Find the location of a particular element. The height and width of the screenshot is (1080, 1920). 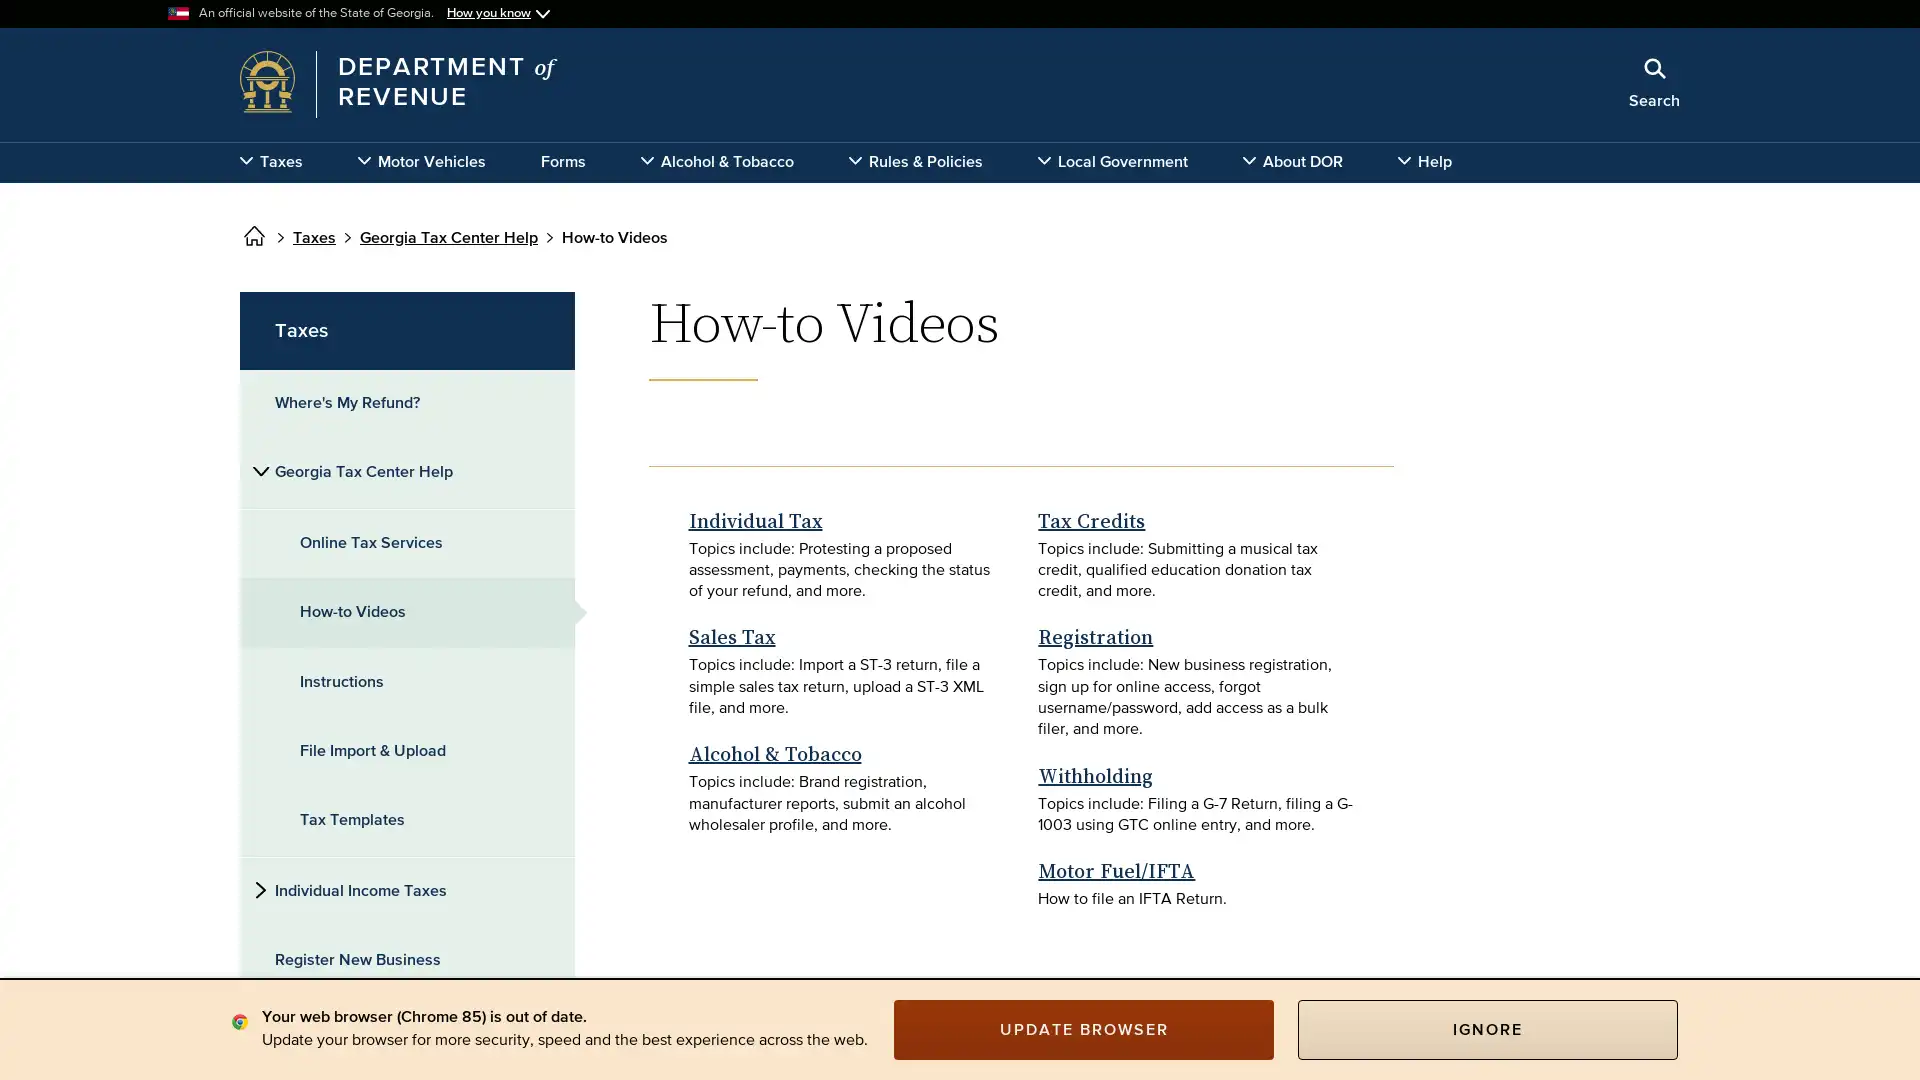

Side subnavigation toggle for 'Georgia Tax Center Help' is located at coordinates (259, 474).